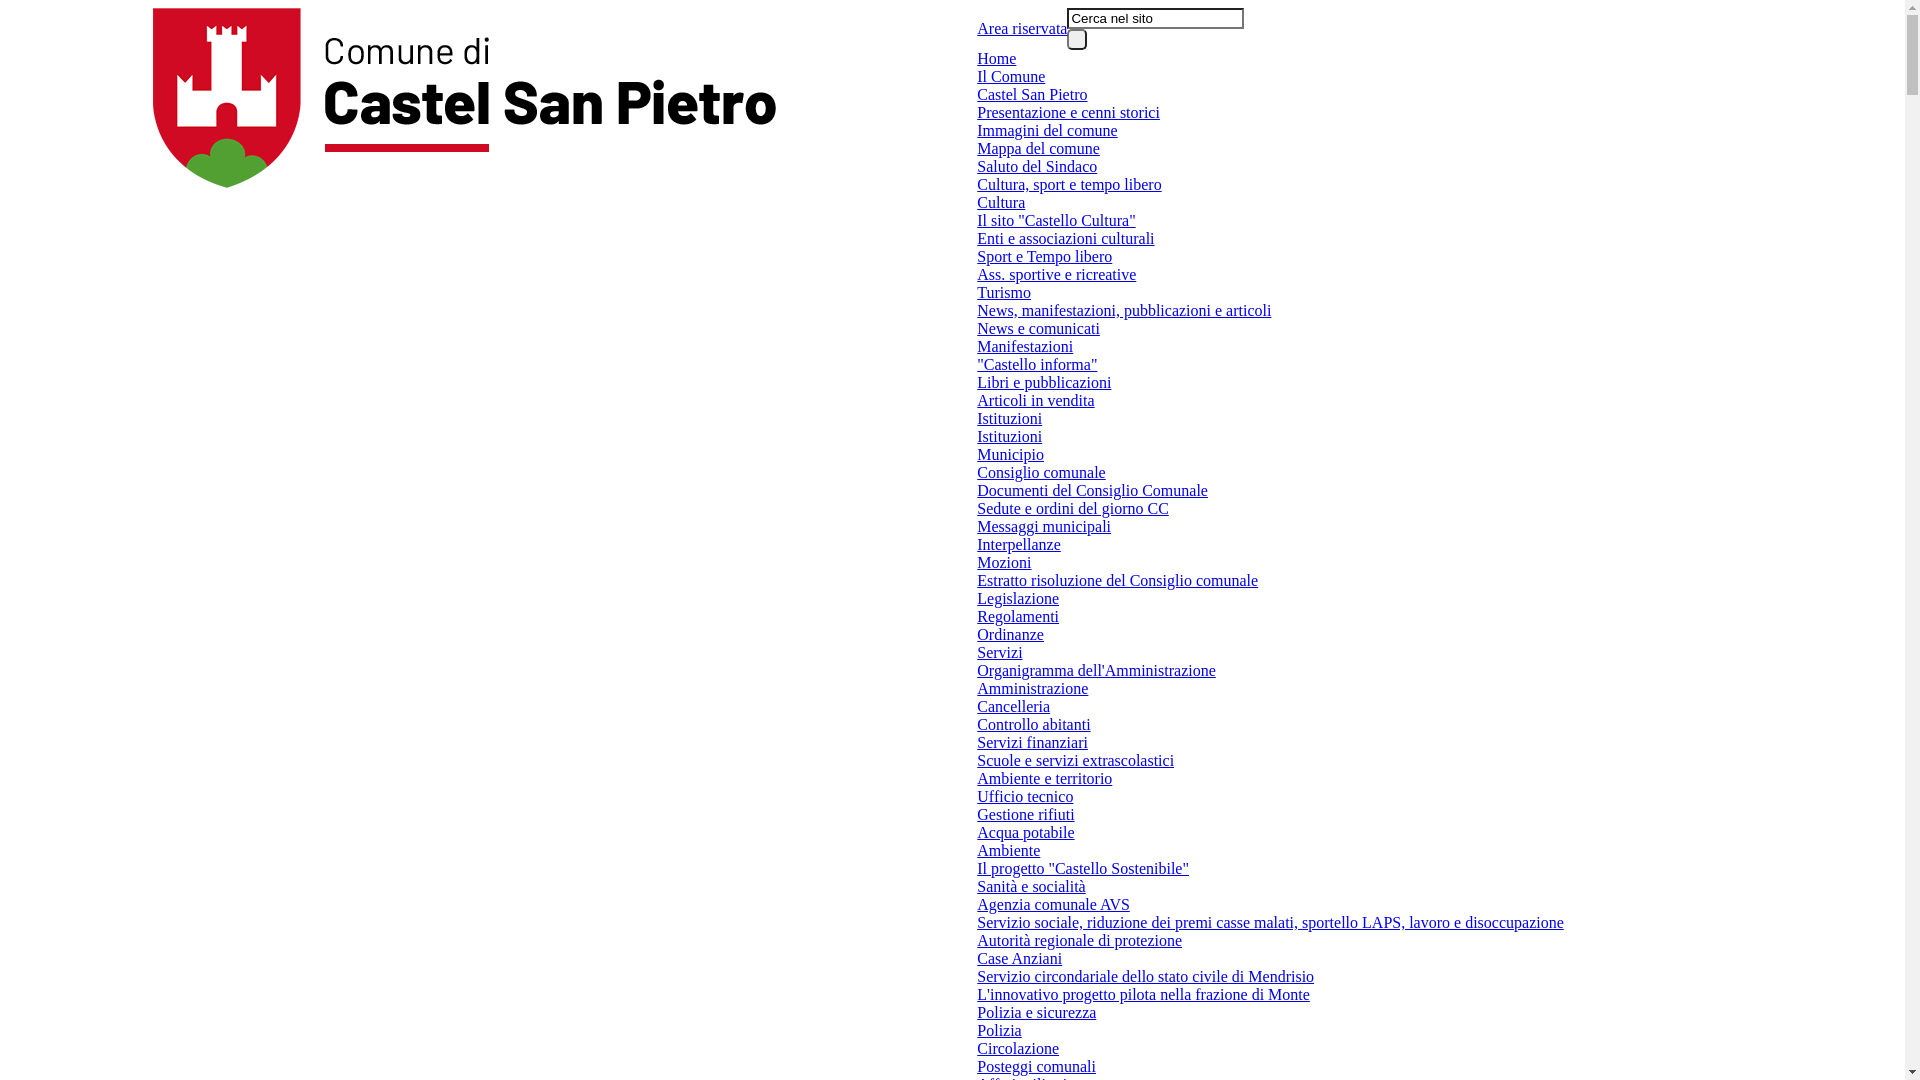  What do you see at coordinates (998, 1030) in the screenshot?
I see `'Polizia'` at bounding box center [998, 1030].